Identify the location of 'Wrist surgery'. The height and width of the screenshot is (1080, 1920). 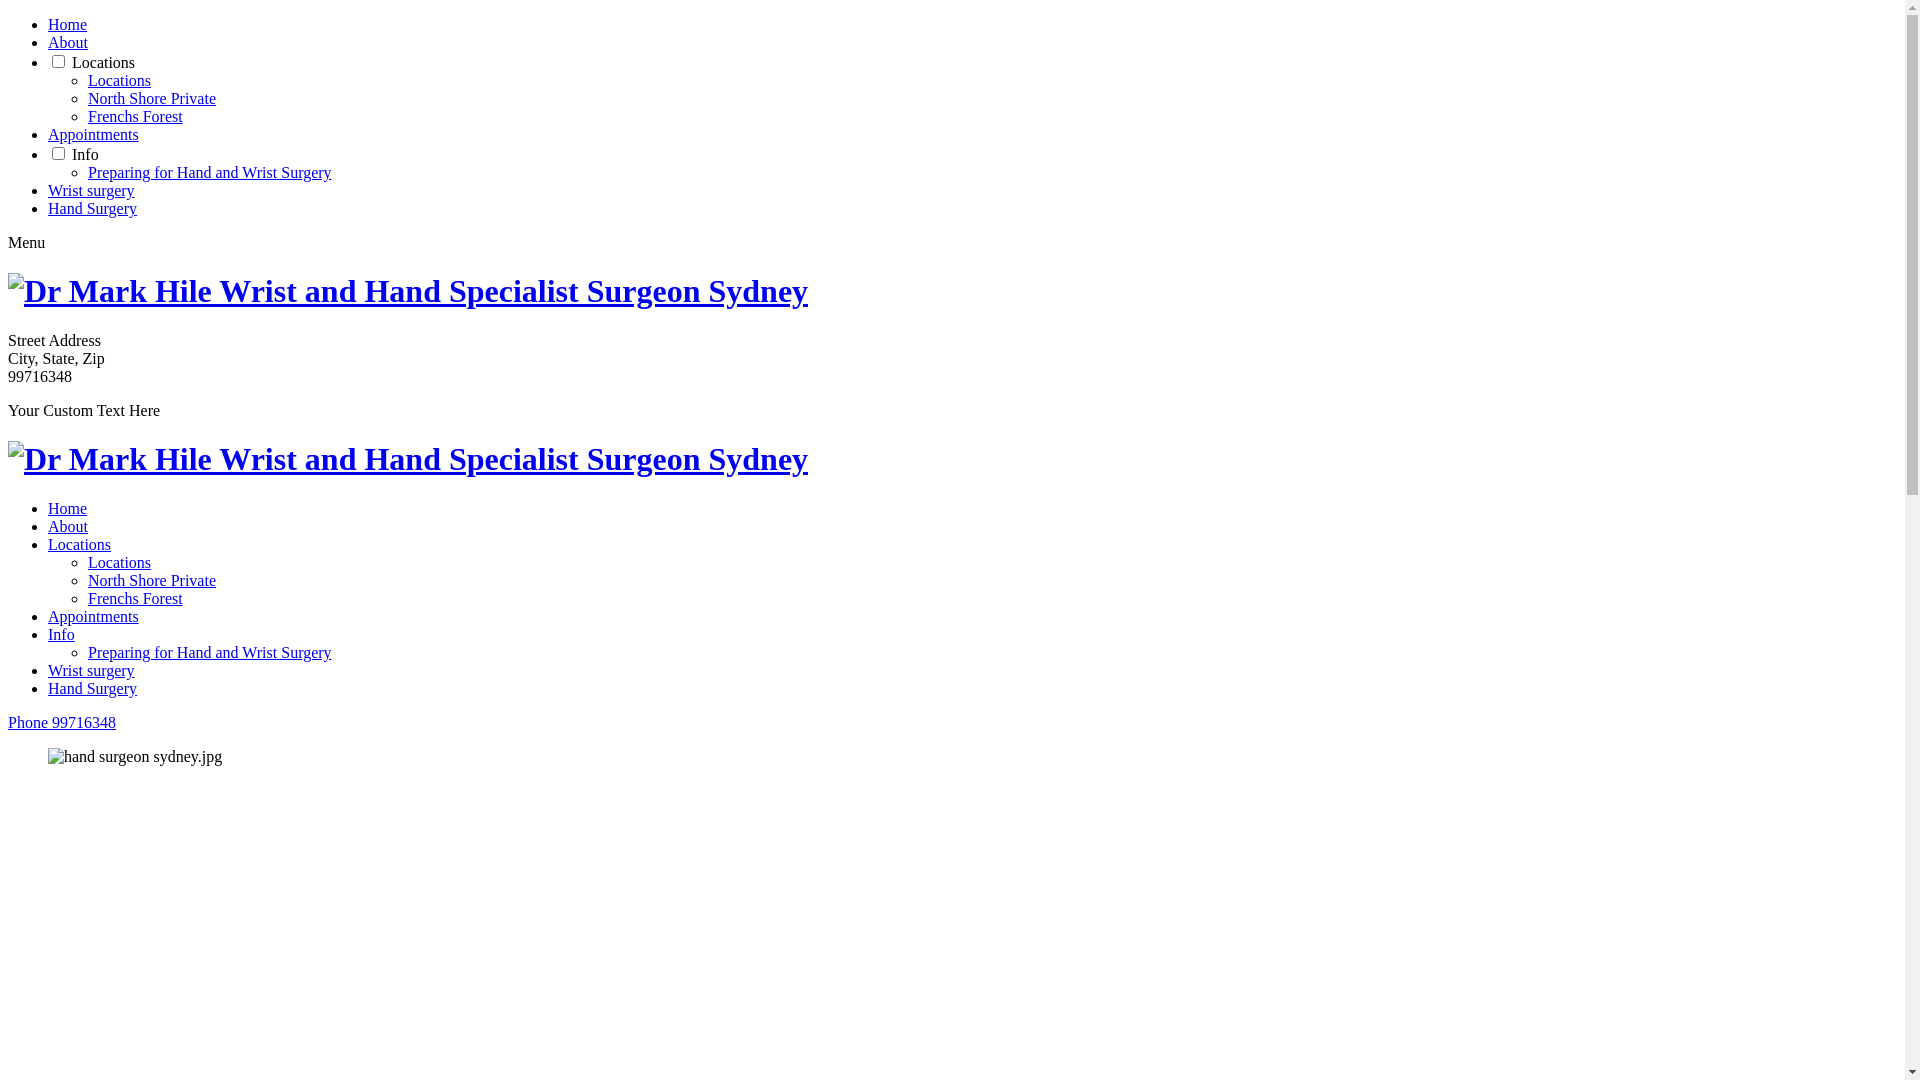
(90, 190).